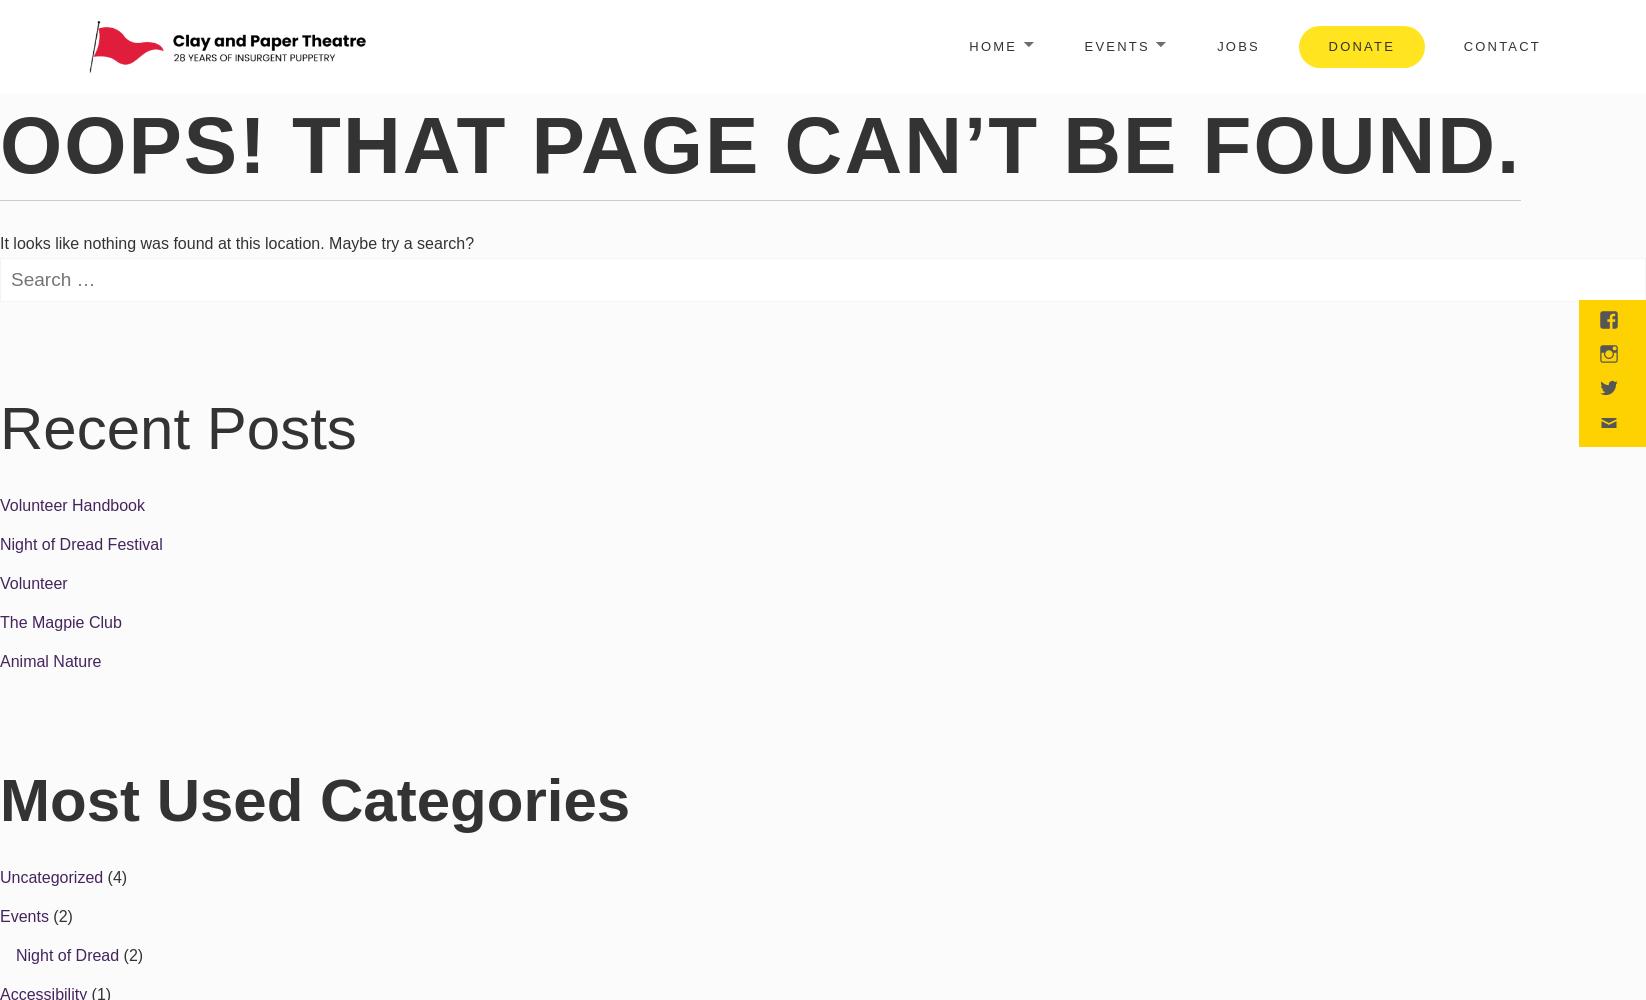  What do you see at coordinates (51, 877) in the screenshot?
I see `'Uncategorized'` at bounding box center [51, 877].